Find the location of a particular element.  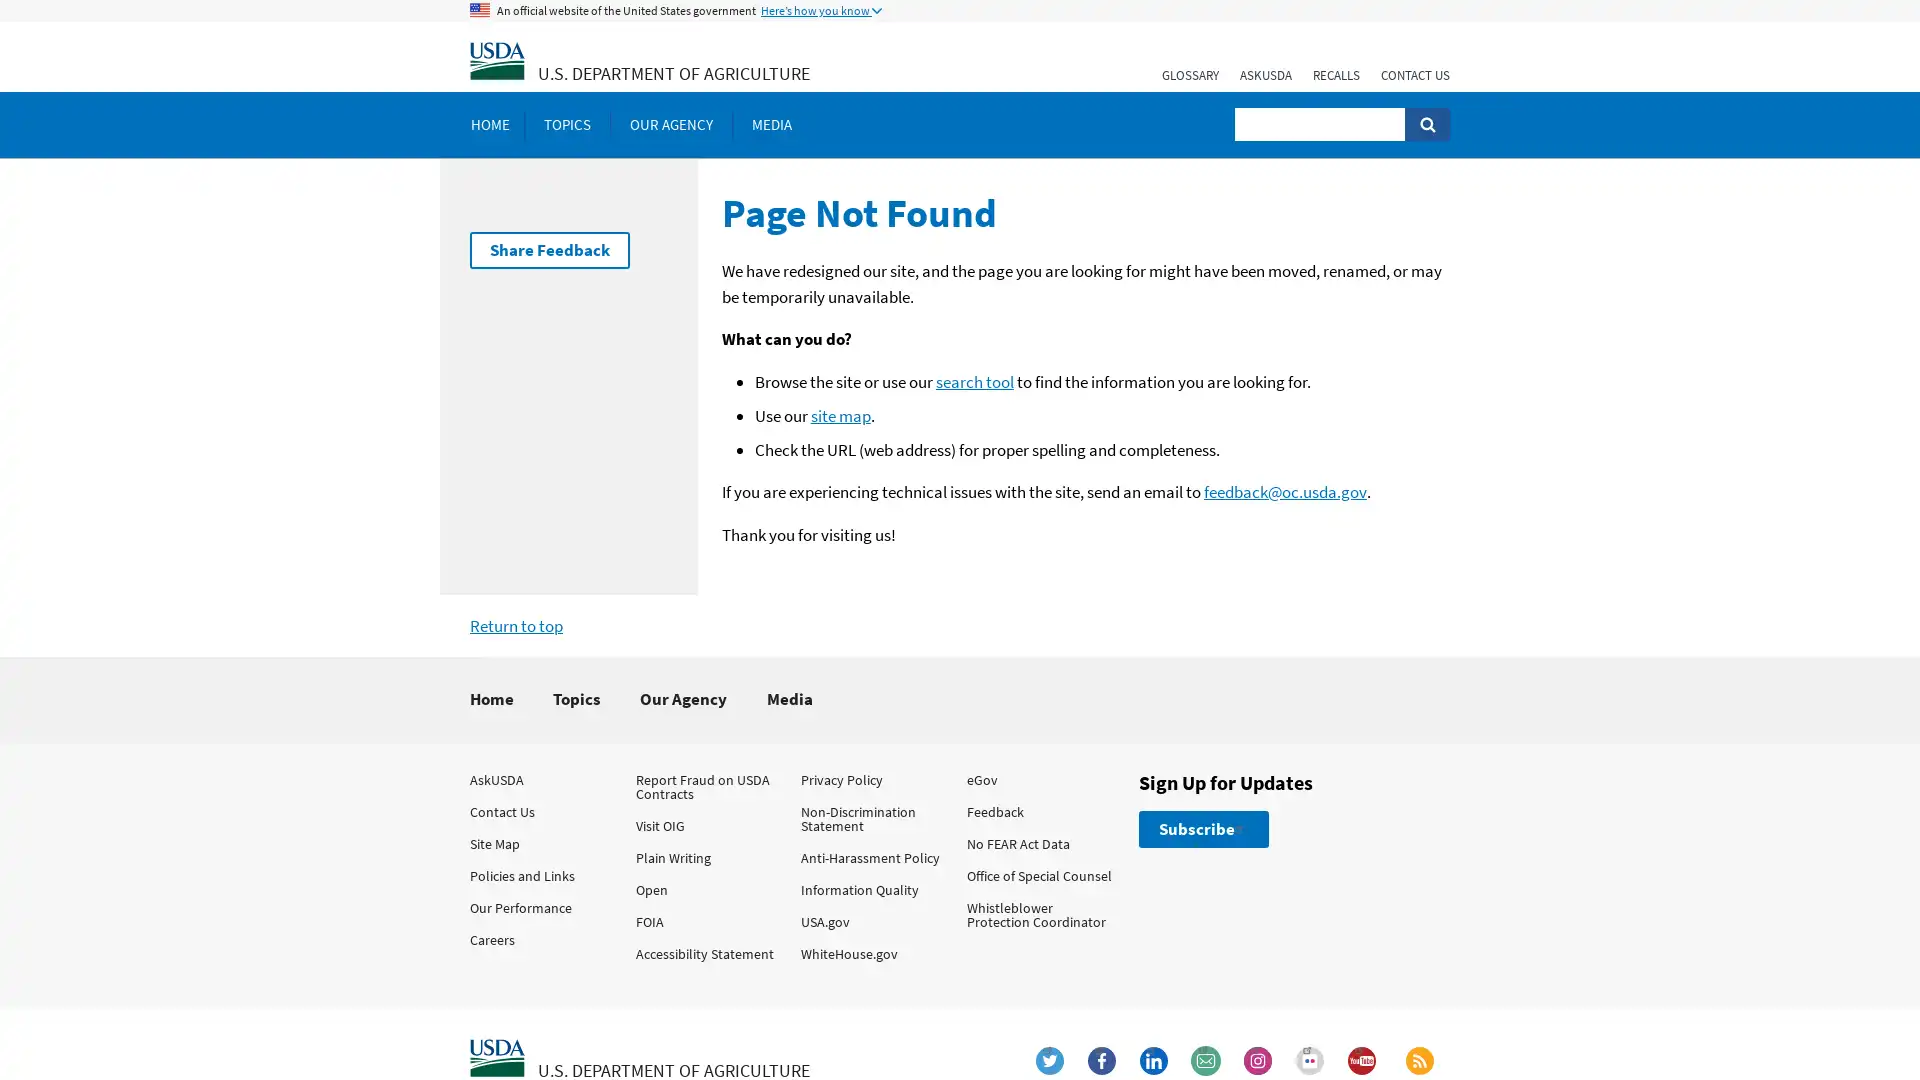

Search is located at coordinates (1426, 124).